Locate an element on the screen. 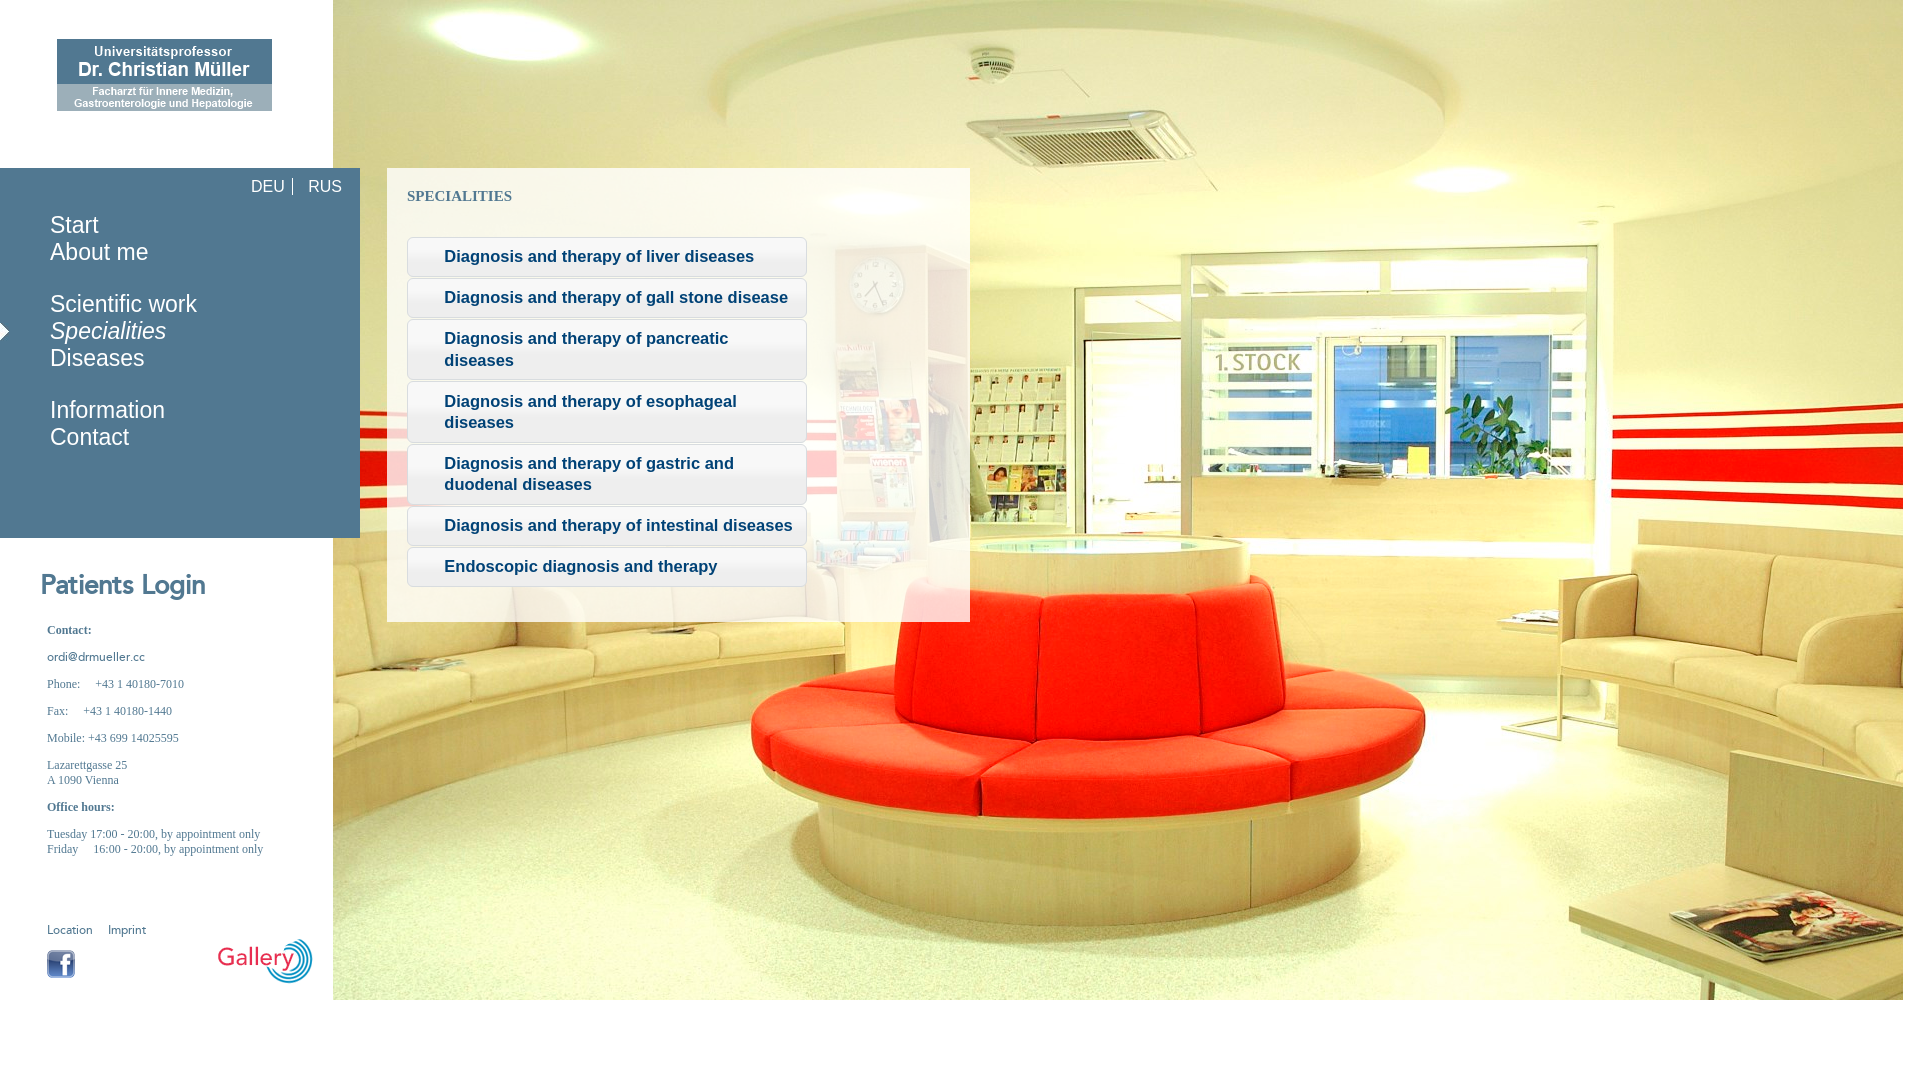  'Diagnosis and therapy of intestinal diseases' is located at coordinates (605, 524).